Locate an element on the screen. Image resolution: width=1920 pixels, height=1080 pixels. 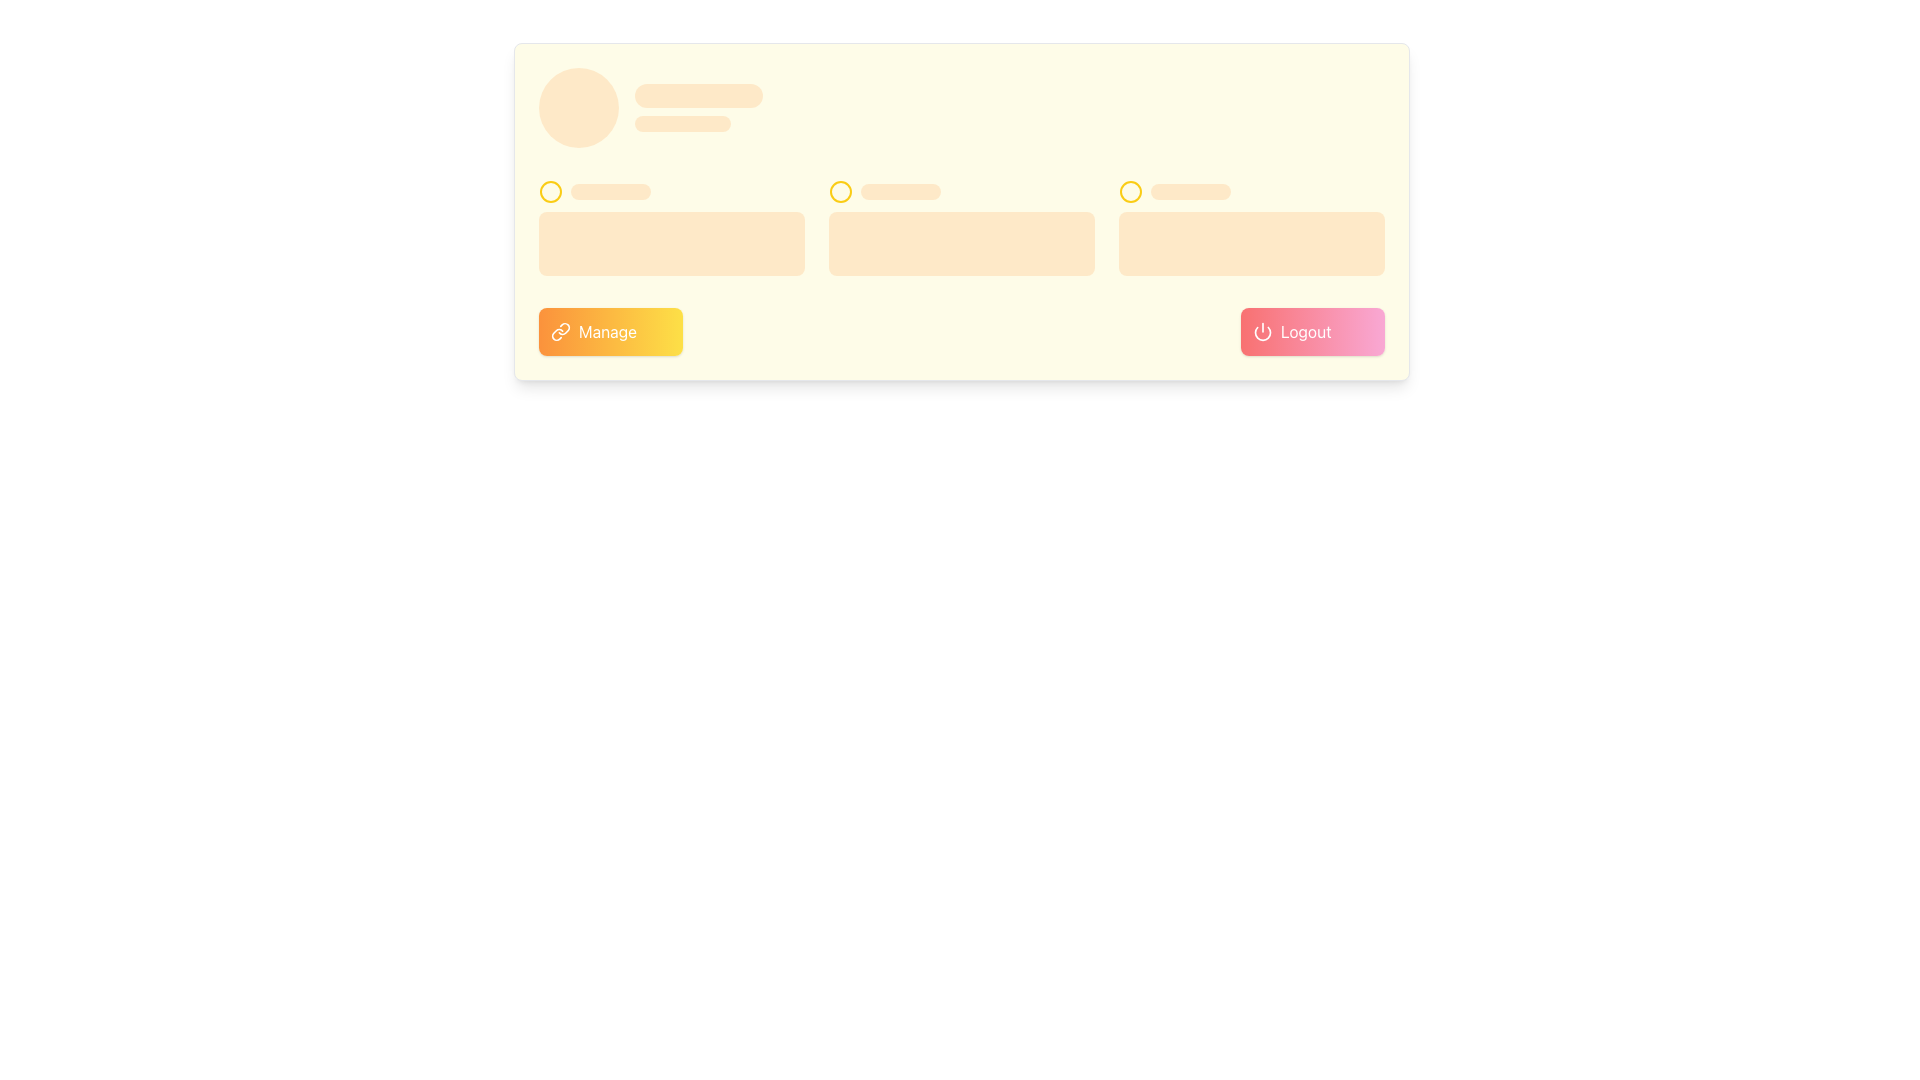
the Placeholder bar, which is a horizontally elongated bar with a soft orange background and rounded edges, styled with a pulsing animation, located centrally within a yellow-themed interface is located at coordinates (900, 192).